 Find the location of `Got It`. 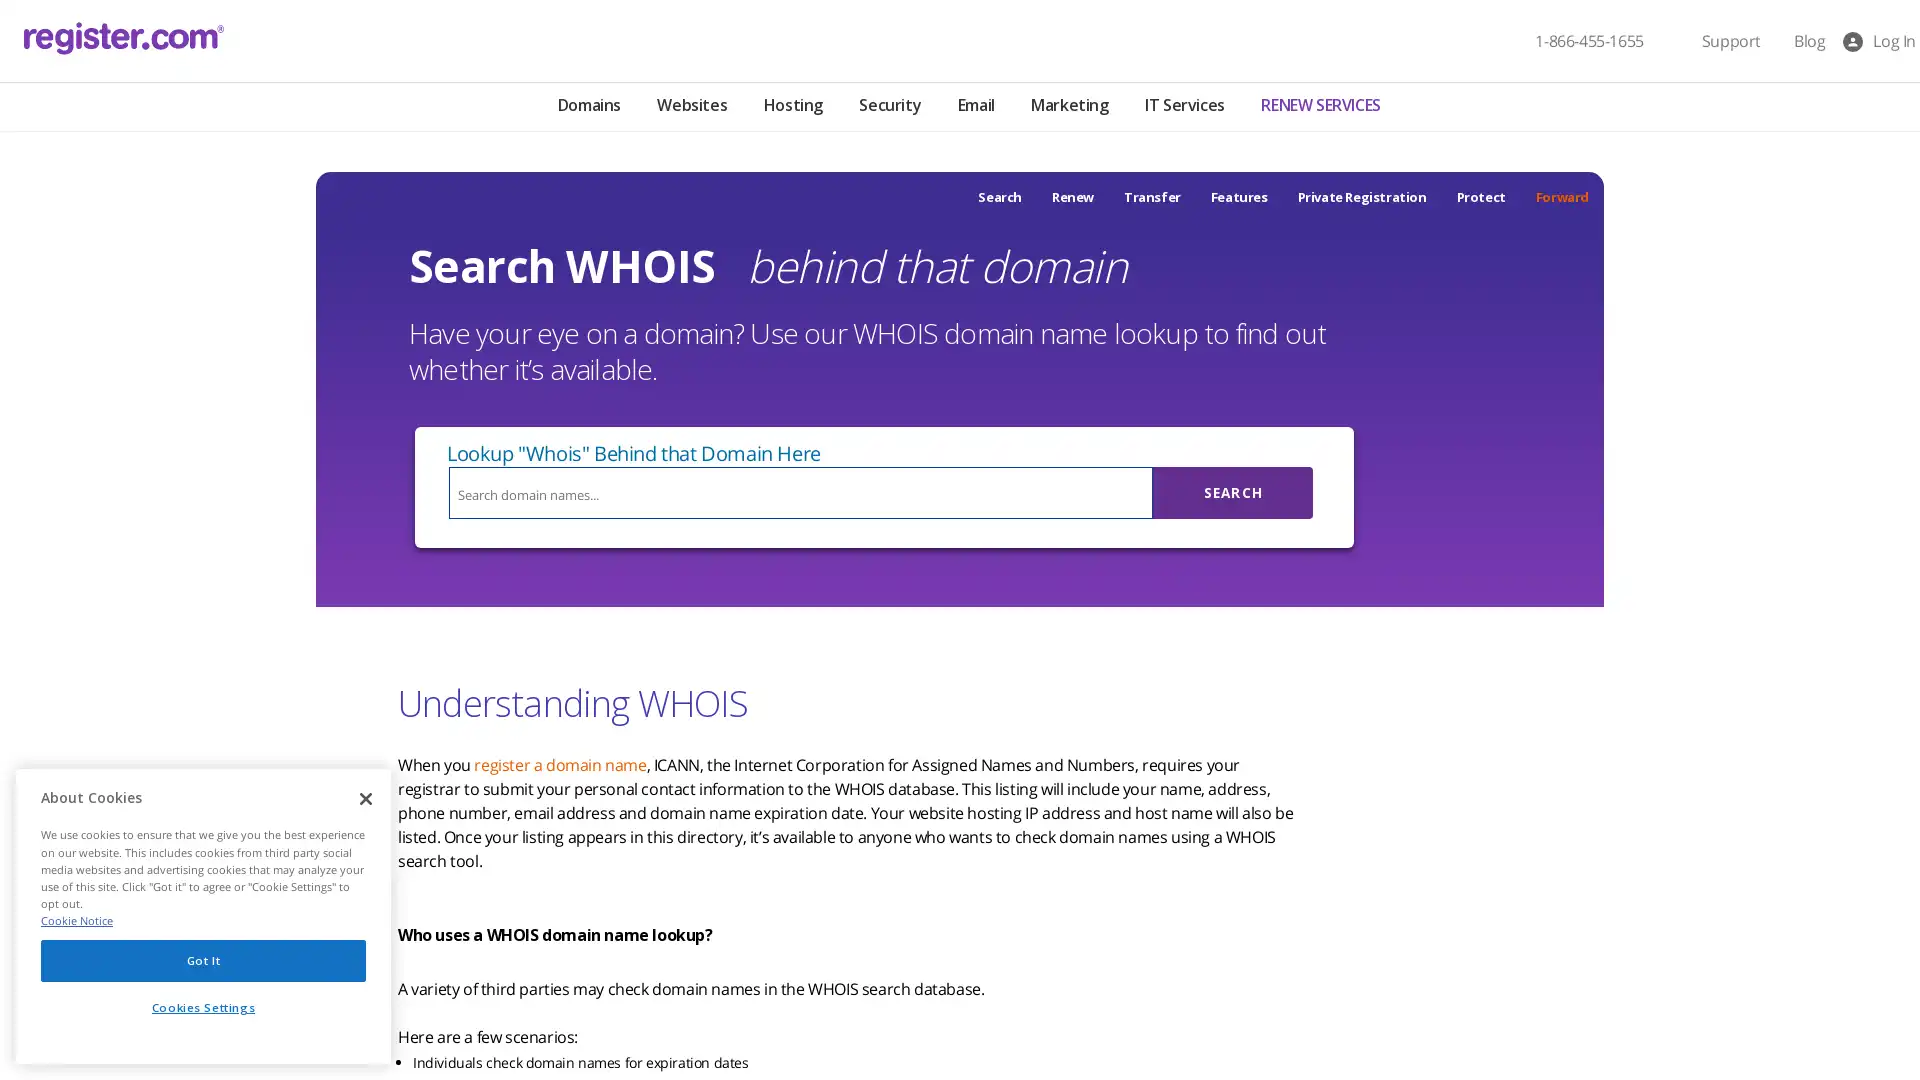

Got It is located at coordinates (203, 964).